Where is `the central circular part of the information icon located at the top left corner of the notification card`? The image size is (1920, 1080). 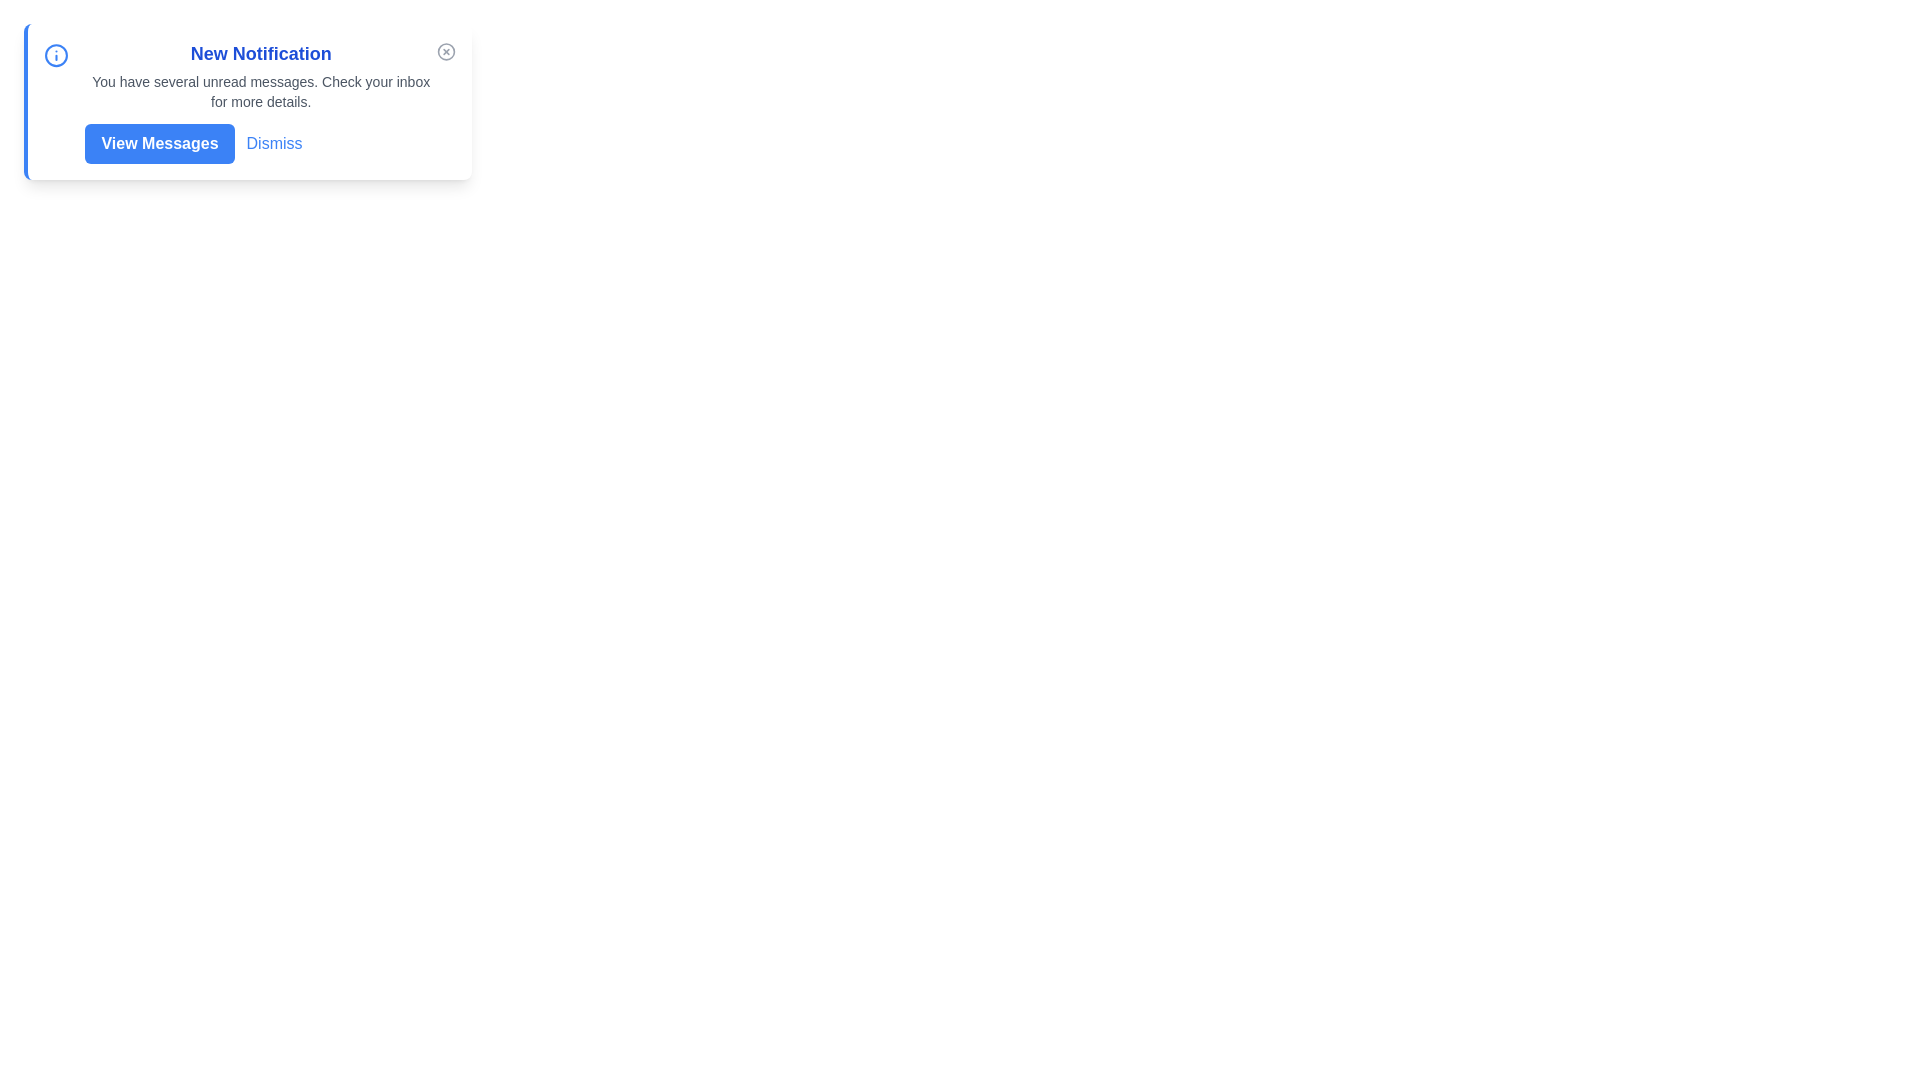 the central circular part of the information icon located at the top left corner of the notification card is located at coordinates (56, 55).